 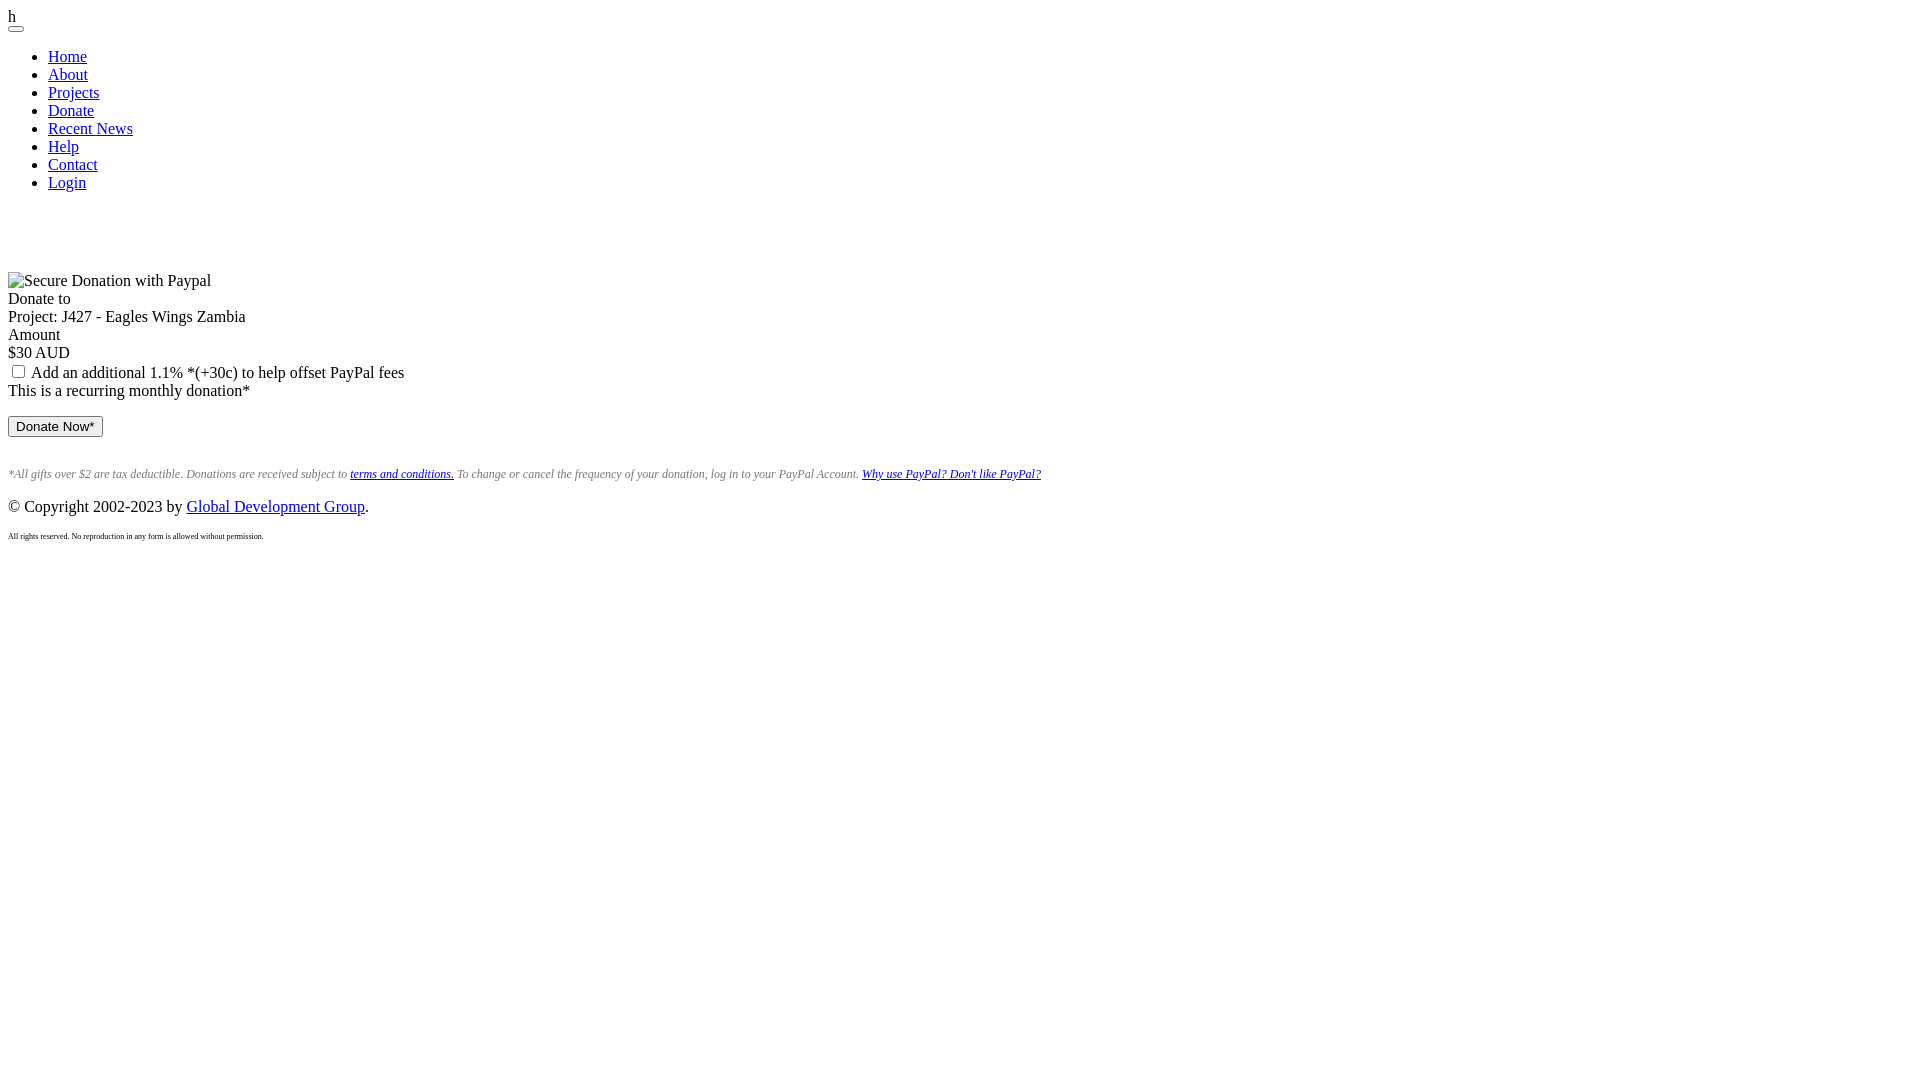 What do you see at coordinates (67, 55) in the screenshot?
I see `'Home'` at bounding box center [67, 55].